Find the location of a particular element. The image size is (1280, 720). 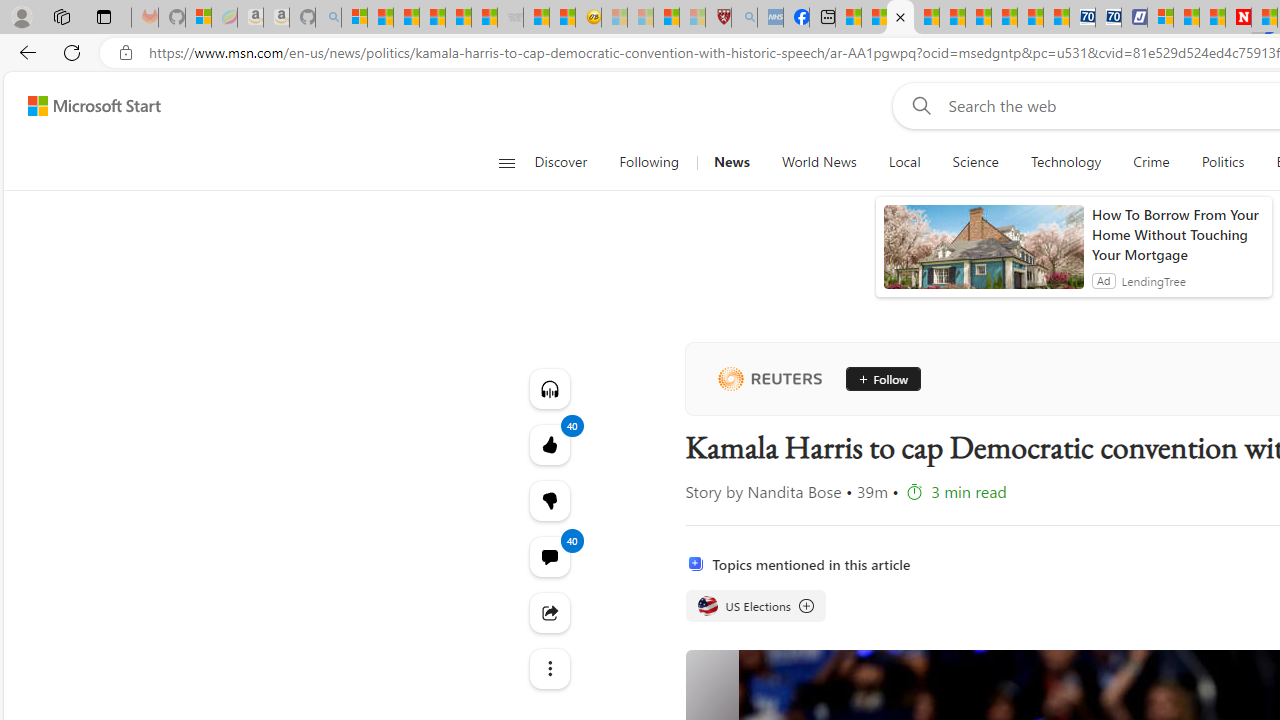

'Listen to this article' is located at coordinates (549, 388).